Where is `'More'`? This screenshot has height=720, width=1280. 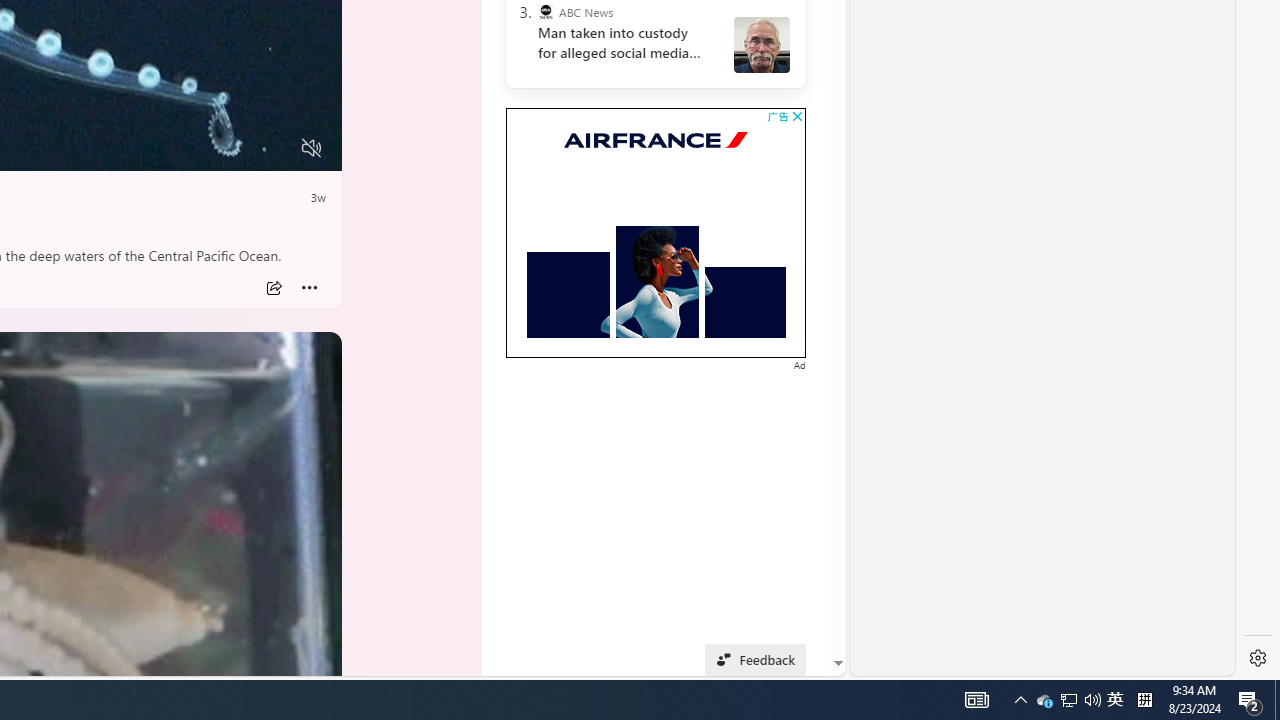
'More' is located at coordinates (309, 288).